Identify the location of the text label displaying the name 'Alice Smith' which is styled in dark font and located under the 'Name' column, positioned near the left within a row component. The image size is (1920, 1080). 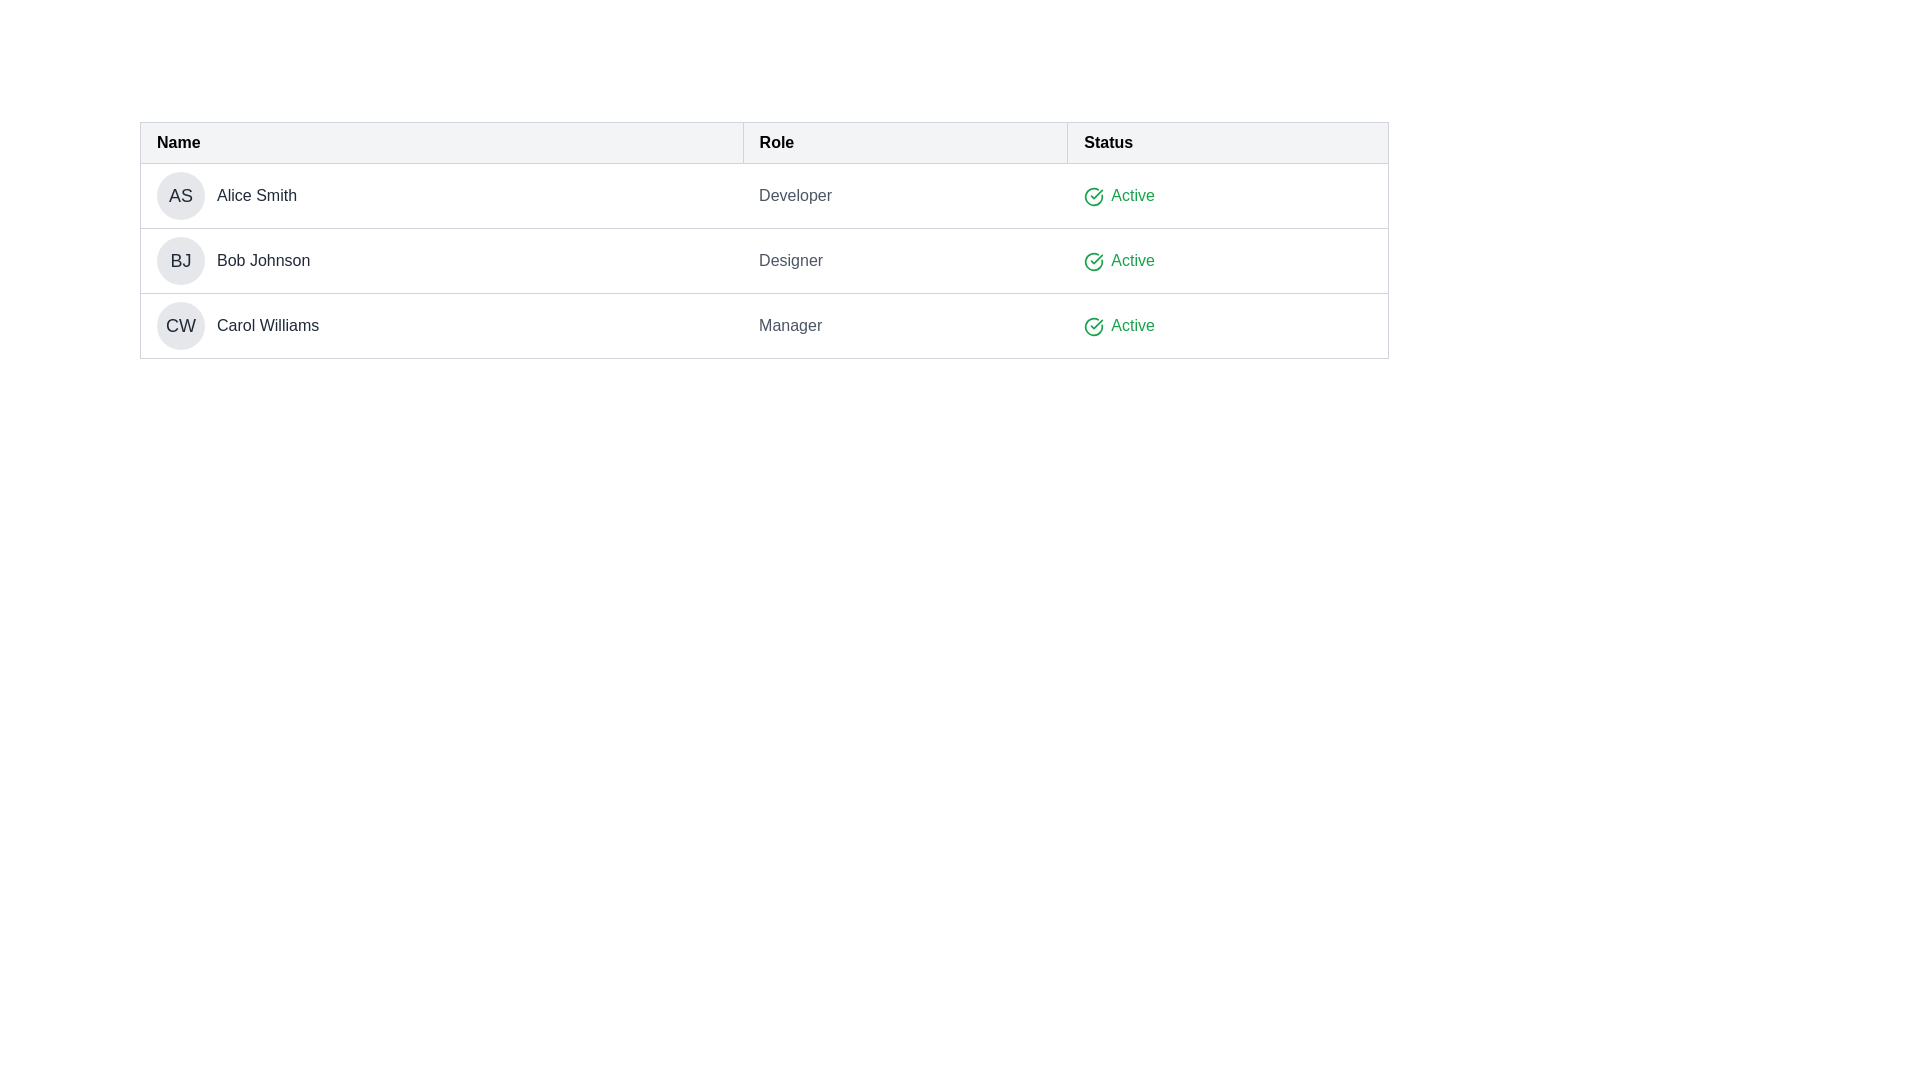
(256, 196).